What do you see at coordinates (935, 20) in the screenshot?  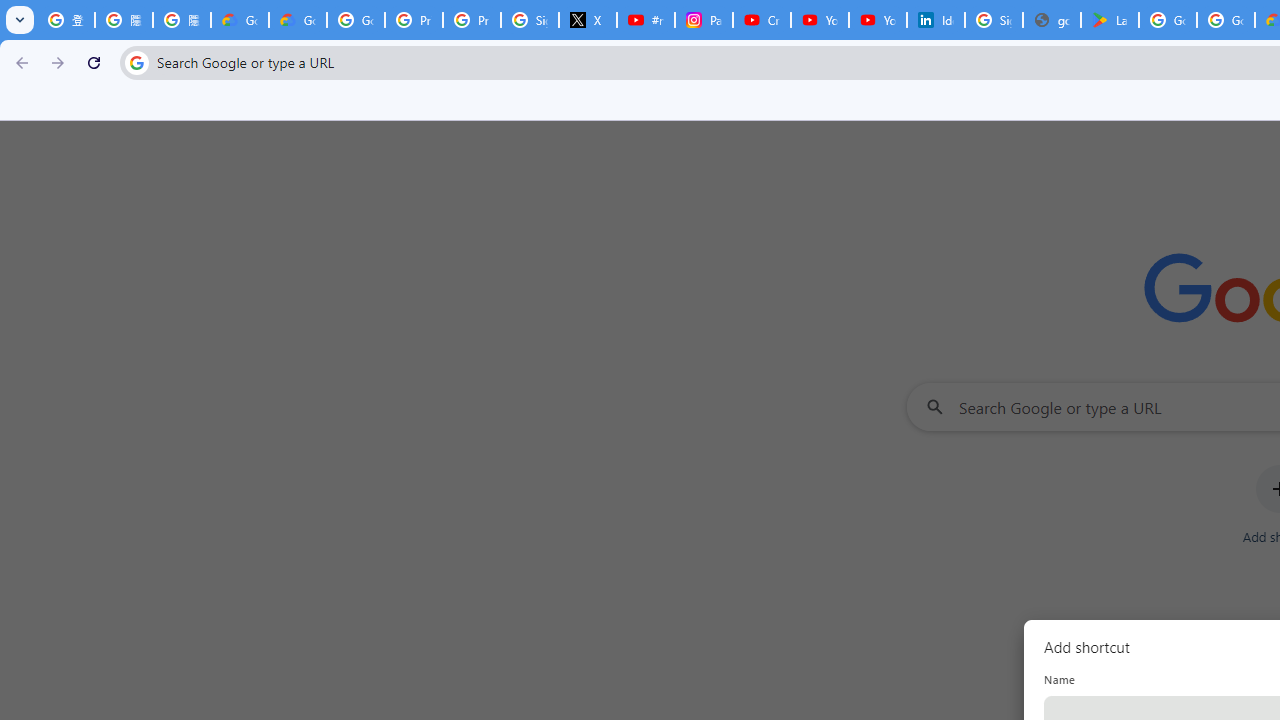 I see `'Identity verification via Persona | LinkedIn Help'` at bounding box center [935, 20].